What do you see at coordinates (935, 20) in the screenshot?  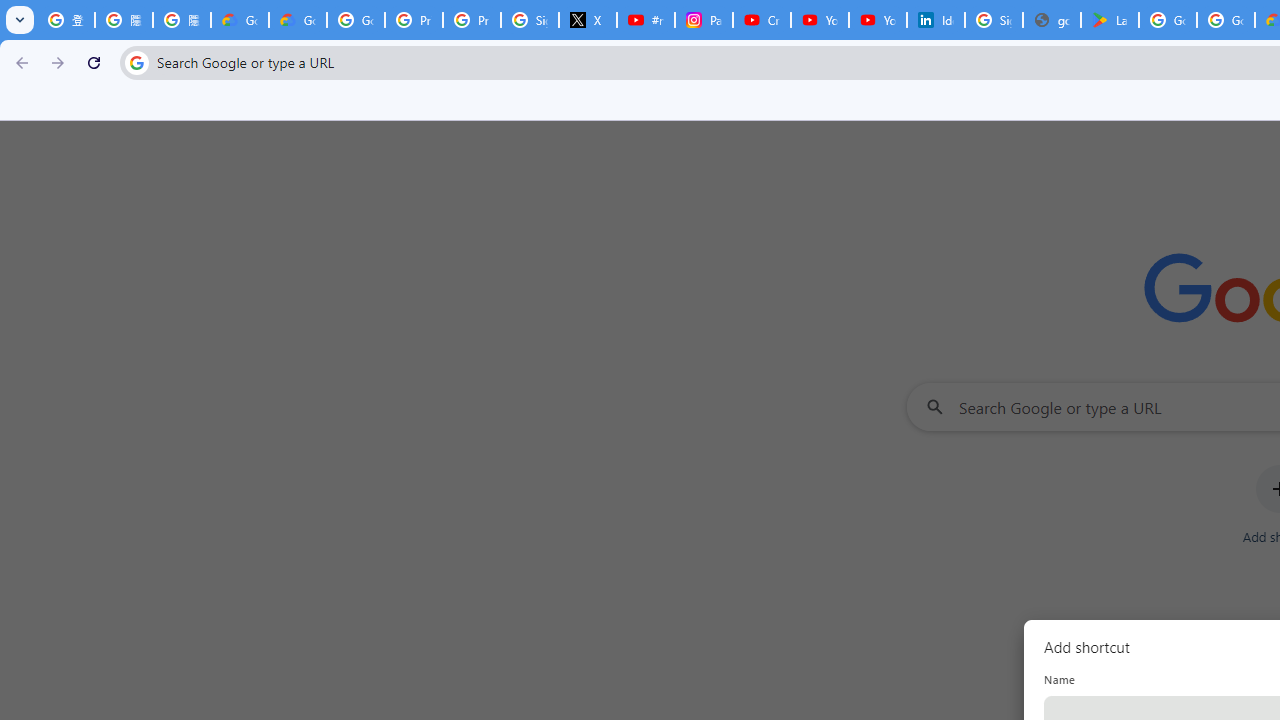 I see `'Identity verification via Persona | LinkedIn Help'` at bounding box center [935, 20].